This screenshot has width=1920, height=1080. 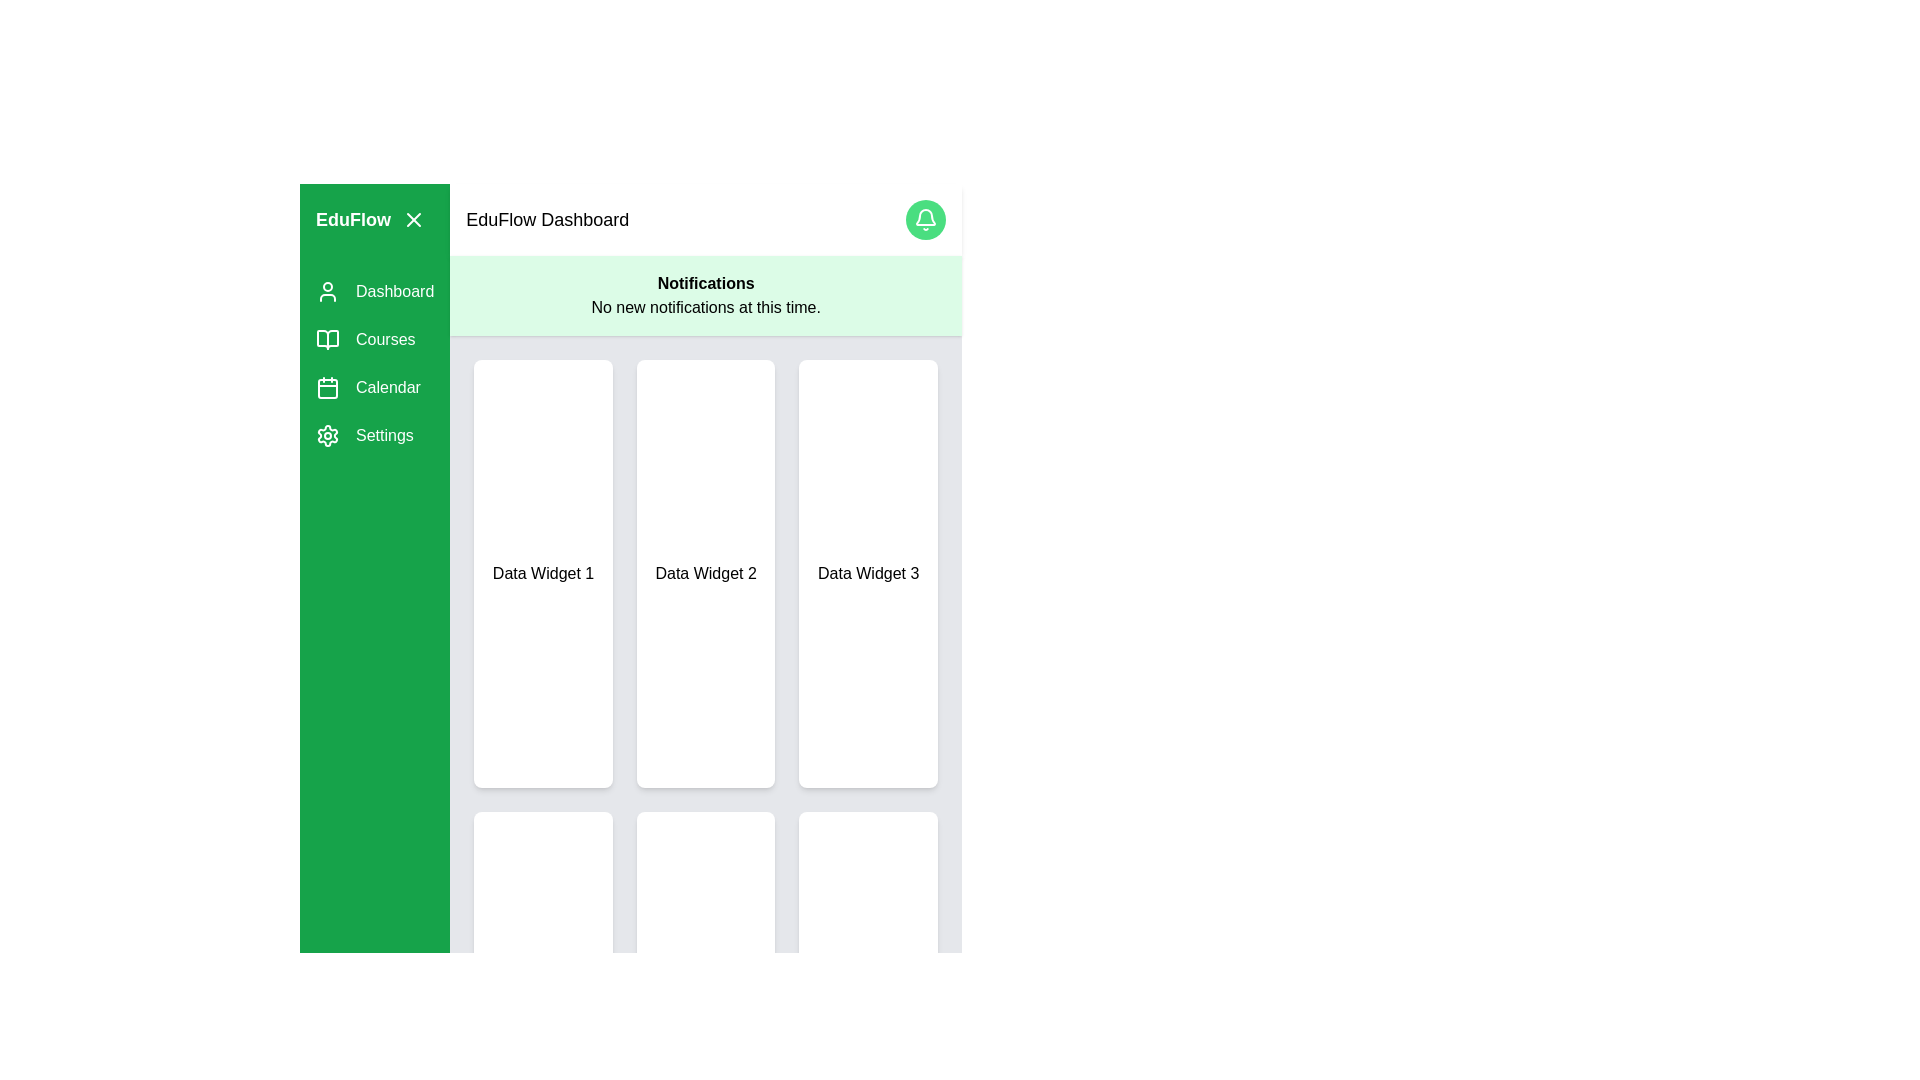 What do you see at coordinates (706, 574) in the screenshot?
I see `the second data widget panel located in the top row of the grid layout, positioned between 'Data Widget 1' and 'Data Widget 3'` at bounding box center [706, 574].